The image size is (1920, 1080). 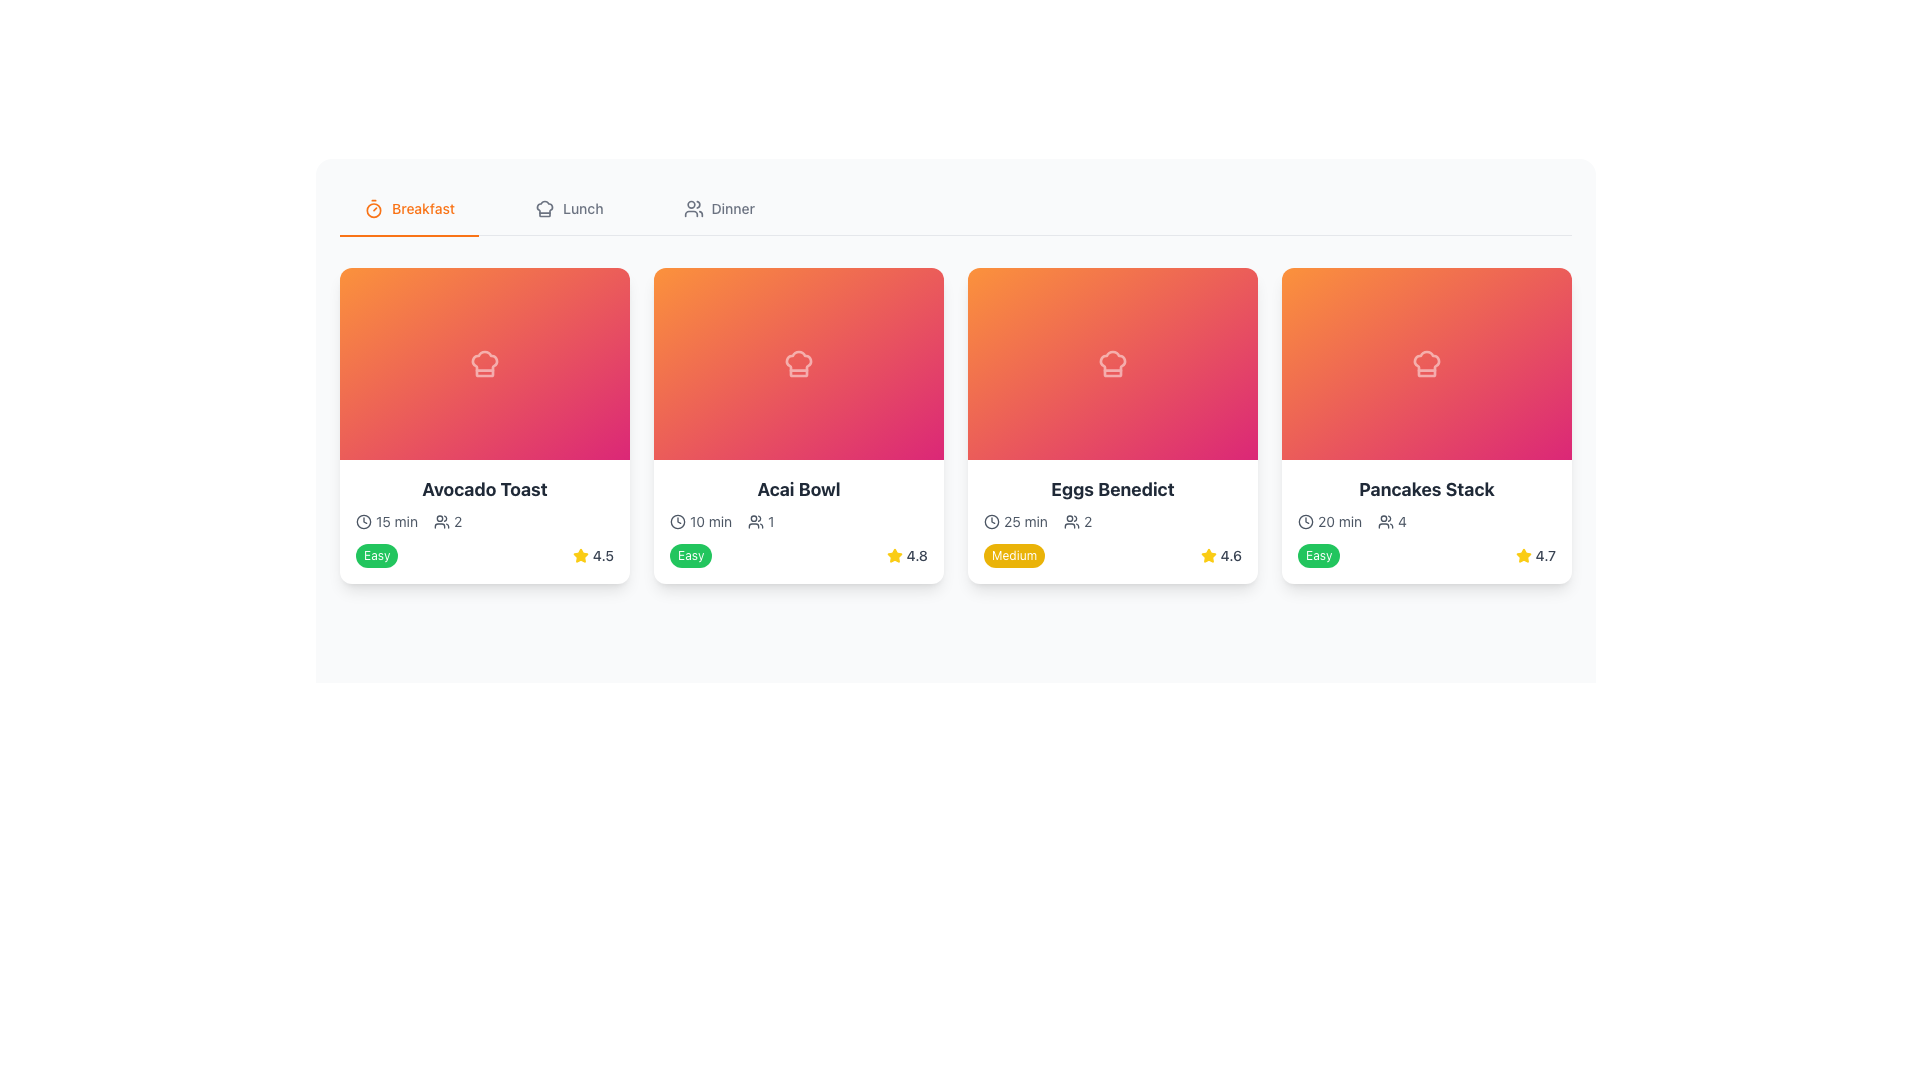 What do you see at coordinates (760, 520) in the screenshot?
I see `the icon representing a group of people with the number '1' styled in gray, located beneath the 'Acai Bowl' card and after the time information ('10 min')` at bounding box center [760, 520].